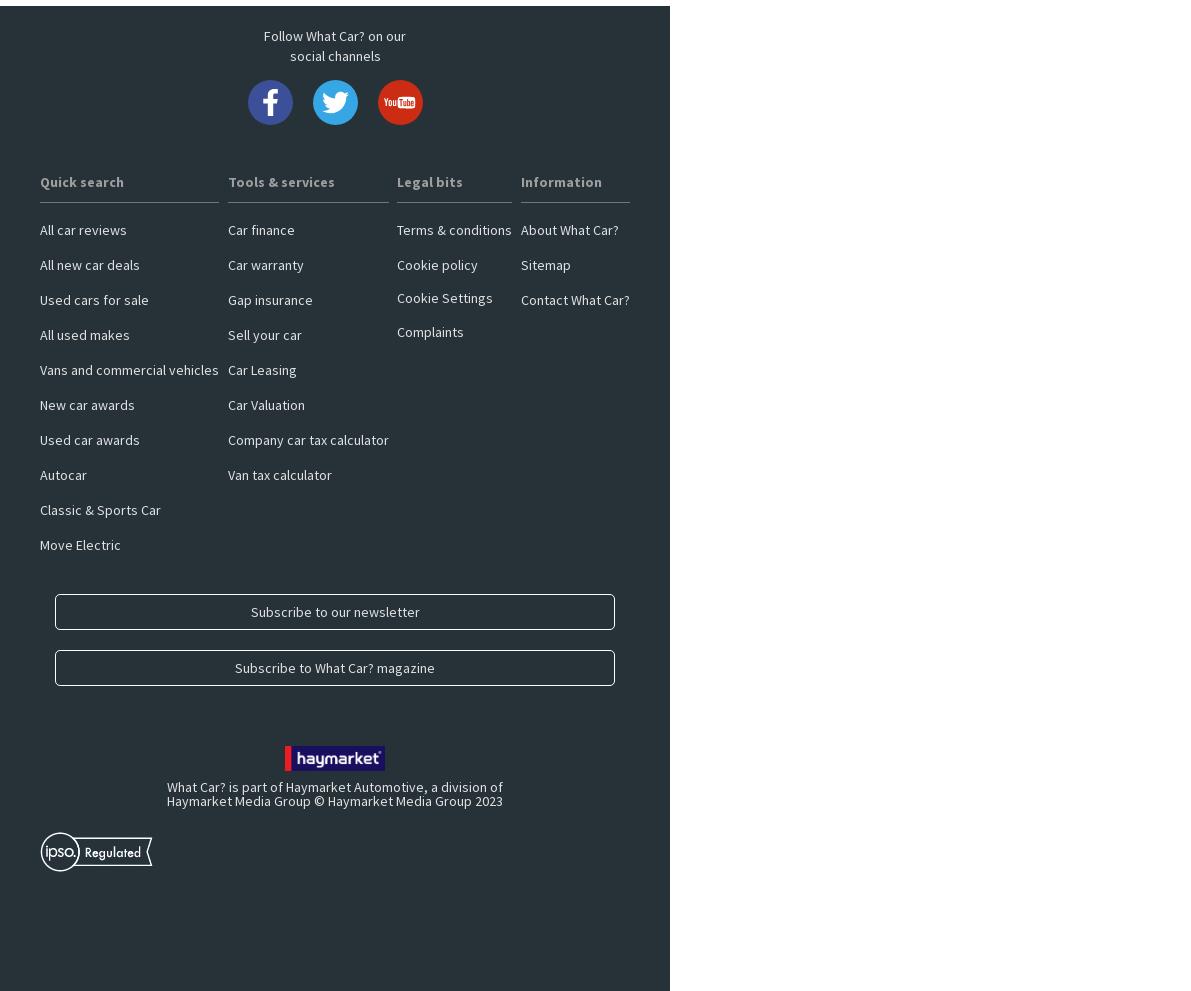  What do you see at coordinates (89, 439) in the screenshot?
I see `'Used car awards'` at bounding box center [89, 439].